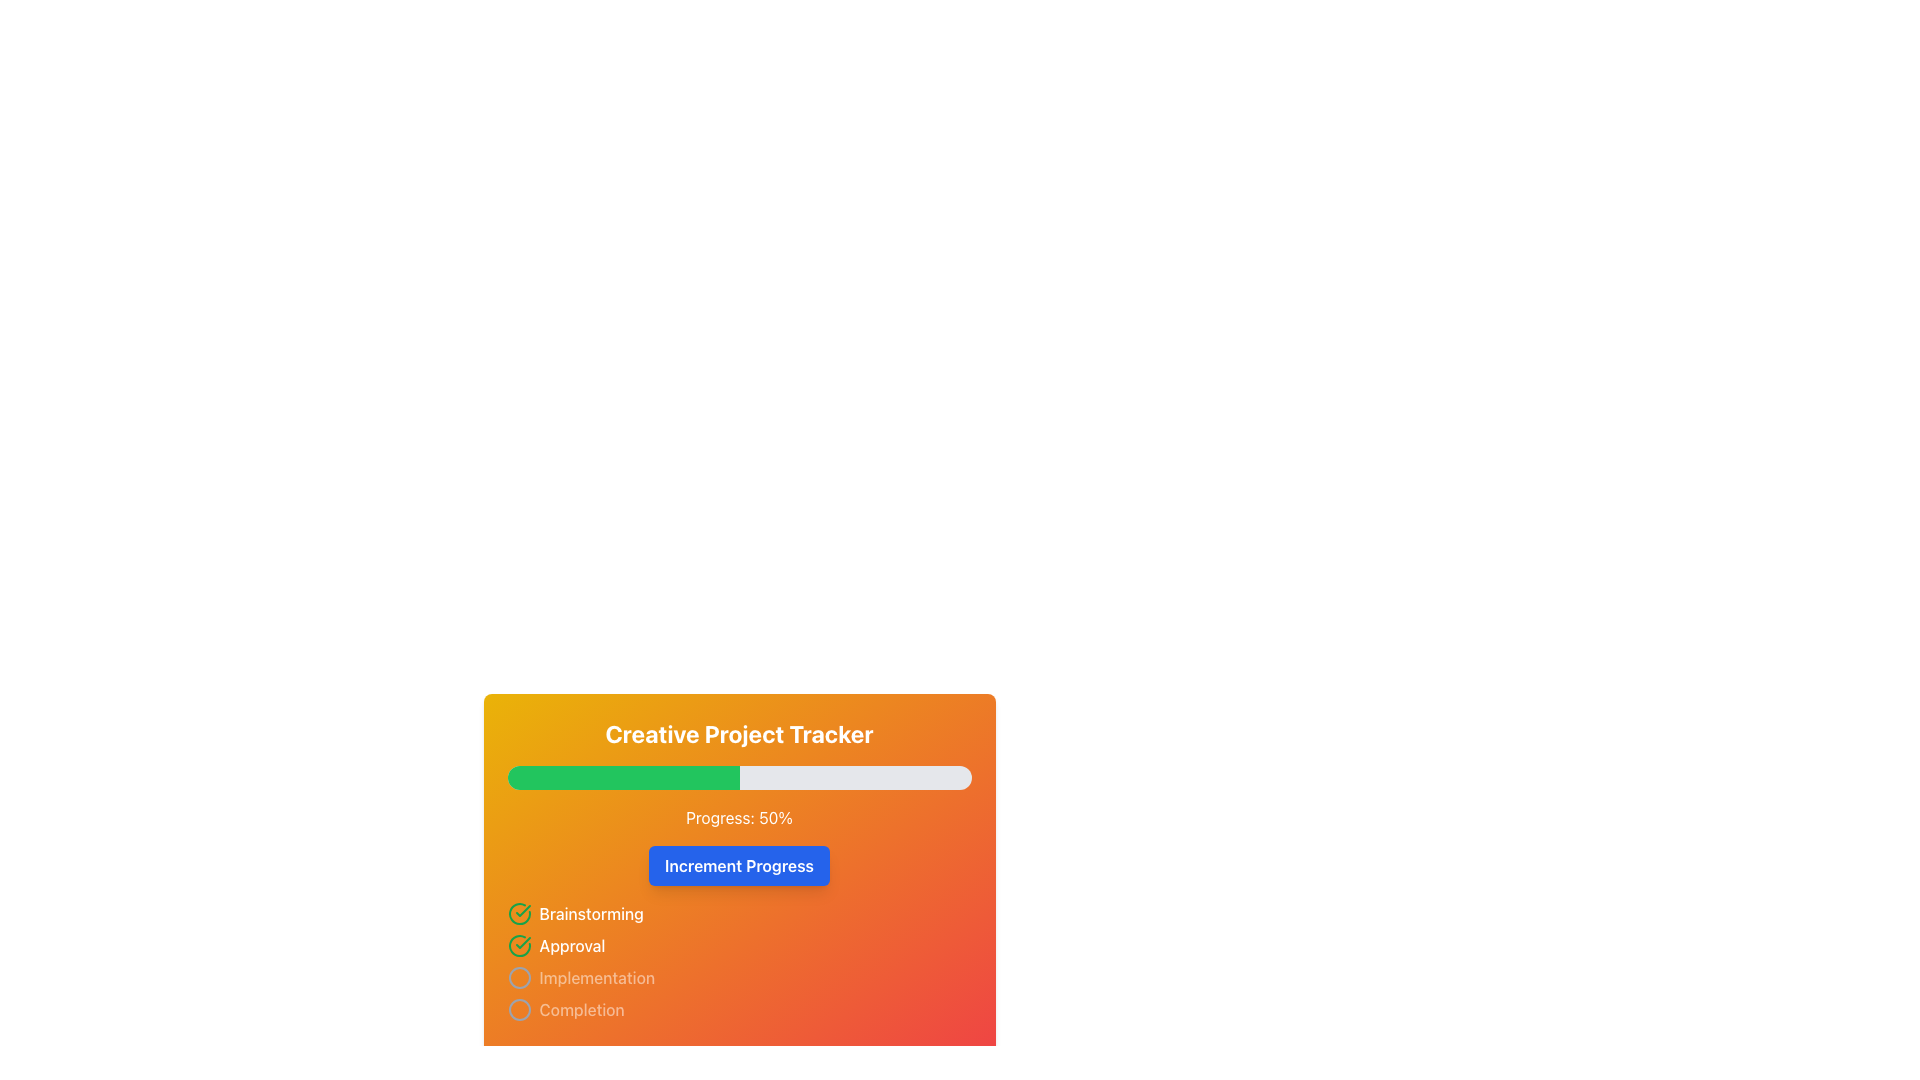 The width and height of the screenshot is (1920, 1080). What do you see at coordinates (738, 817) in the screenshot?
I see `the Text Label displaying 'Progress: 50%' which is situated within the 'Creative Project Tracker' card component, located below the progress bar and above the 'Increment Progress' button` at bounding box center [738, 817].